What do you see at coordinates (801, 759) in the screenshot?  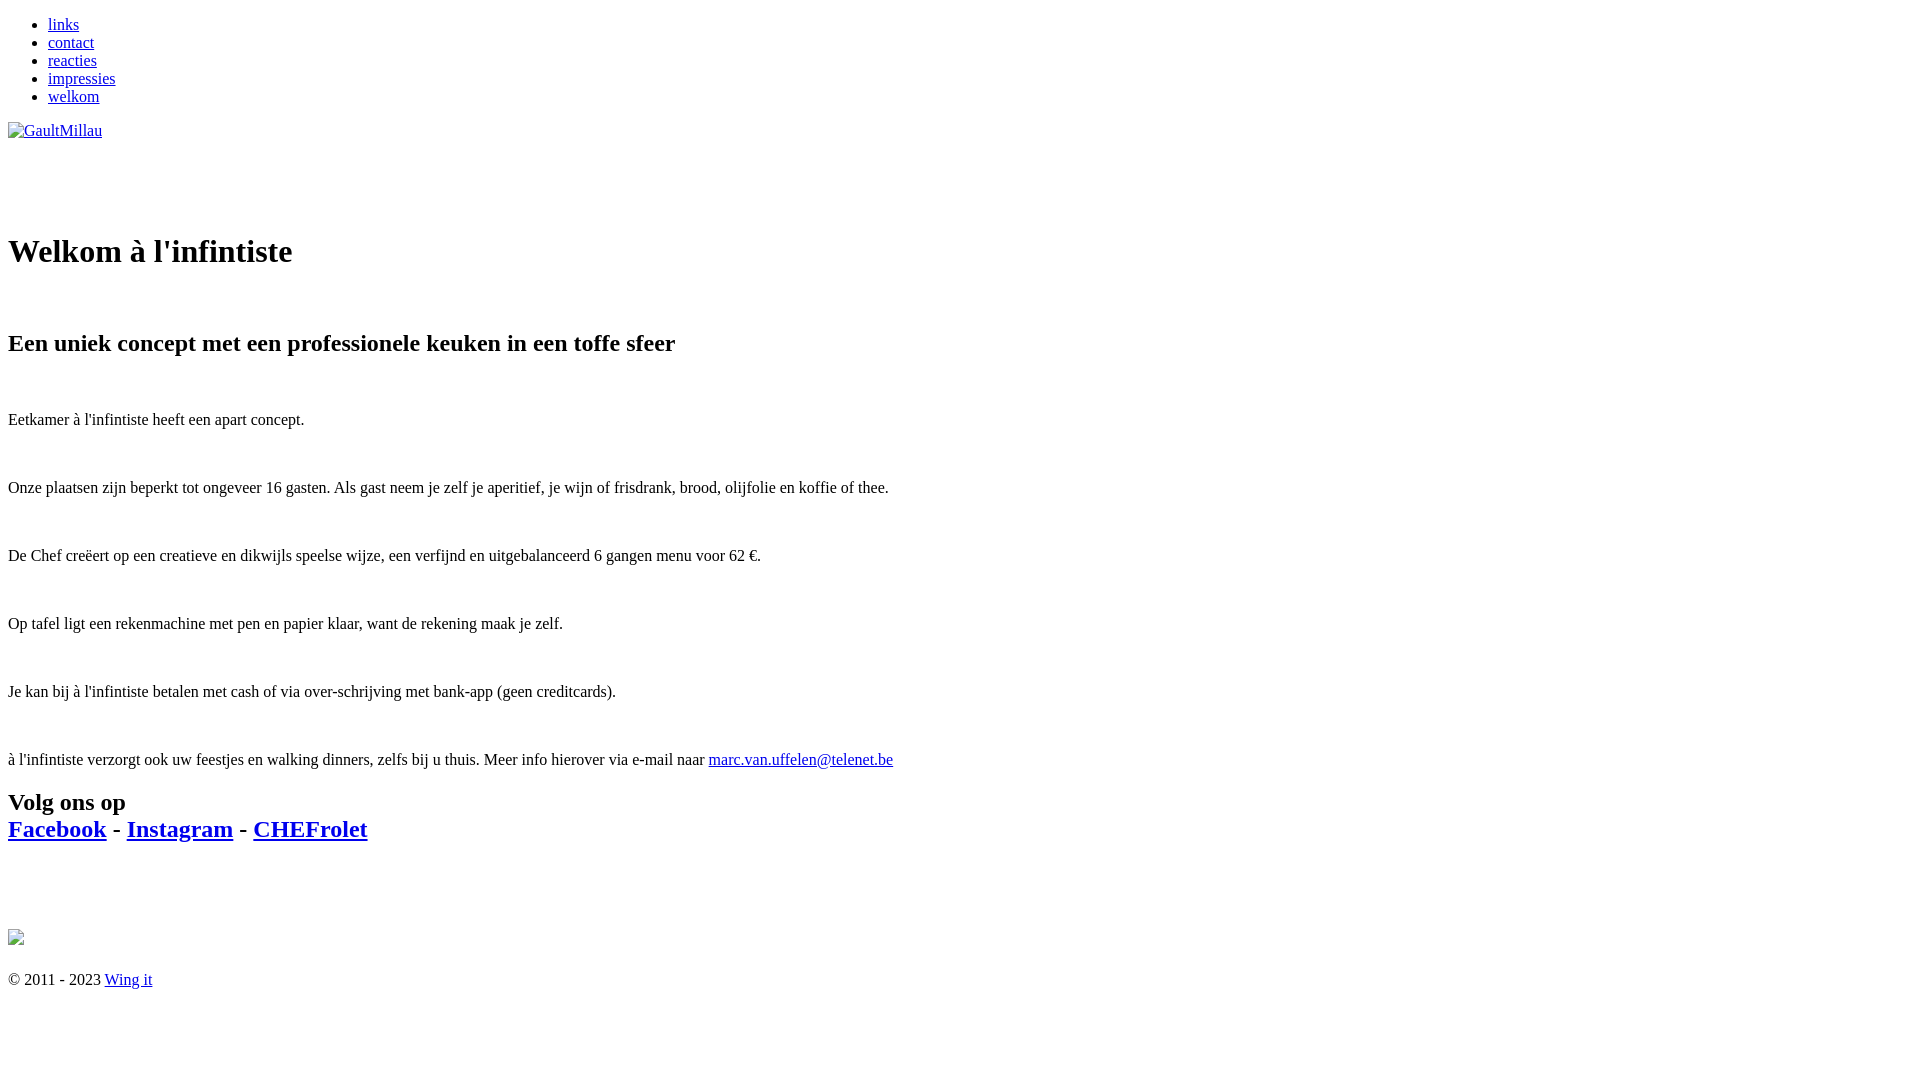 I see `'marc.van.uffelen@telenet.be'` at bounding box center [801, 759].